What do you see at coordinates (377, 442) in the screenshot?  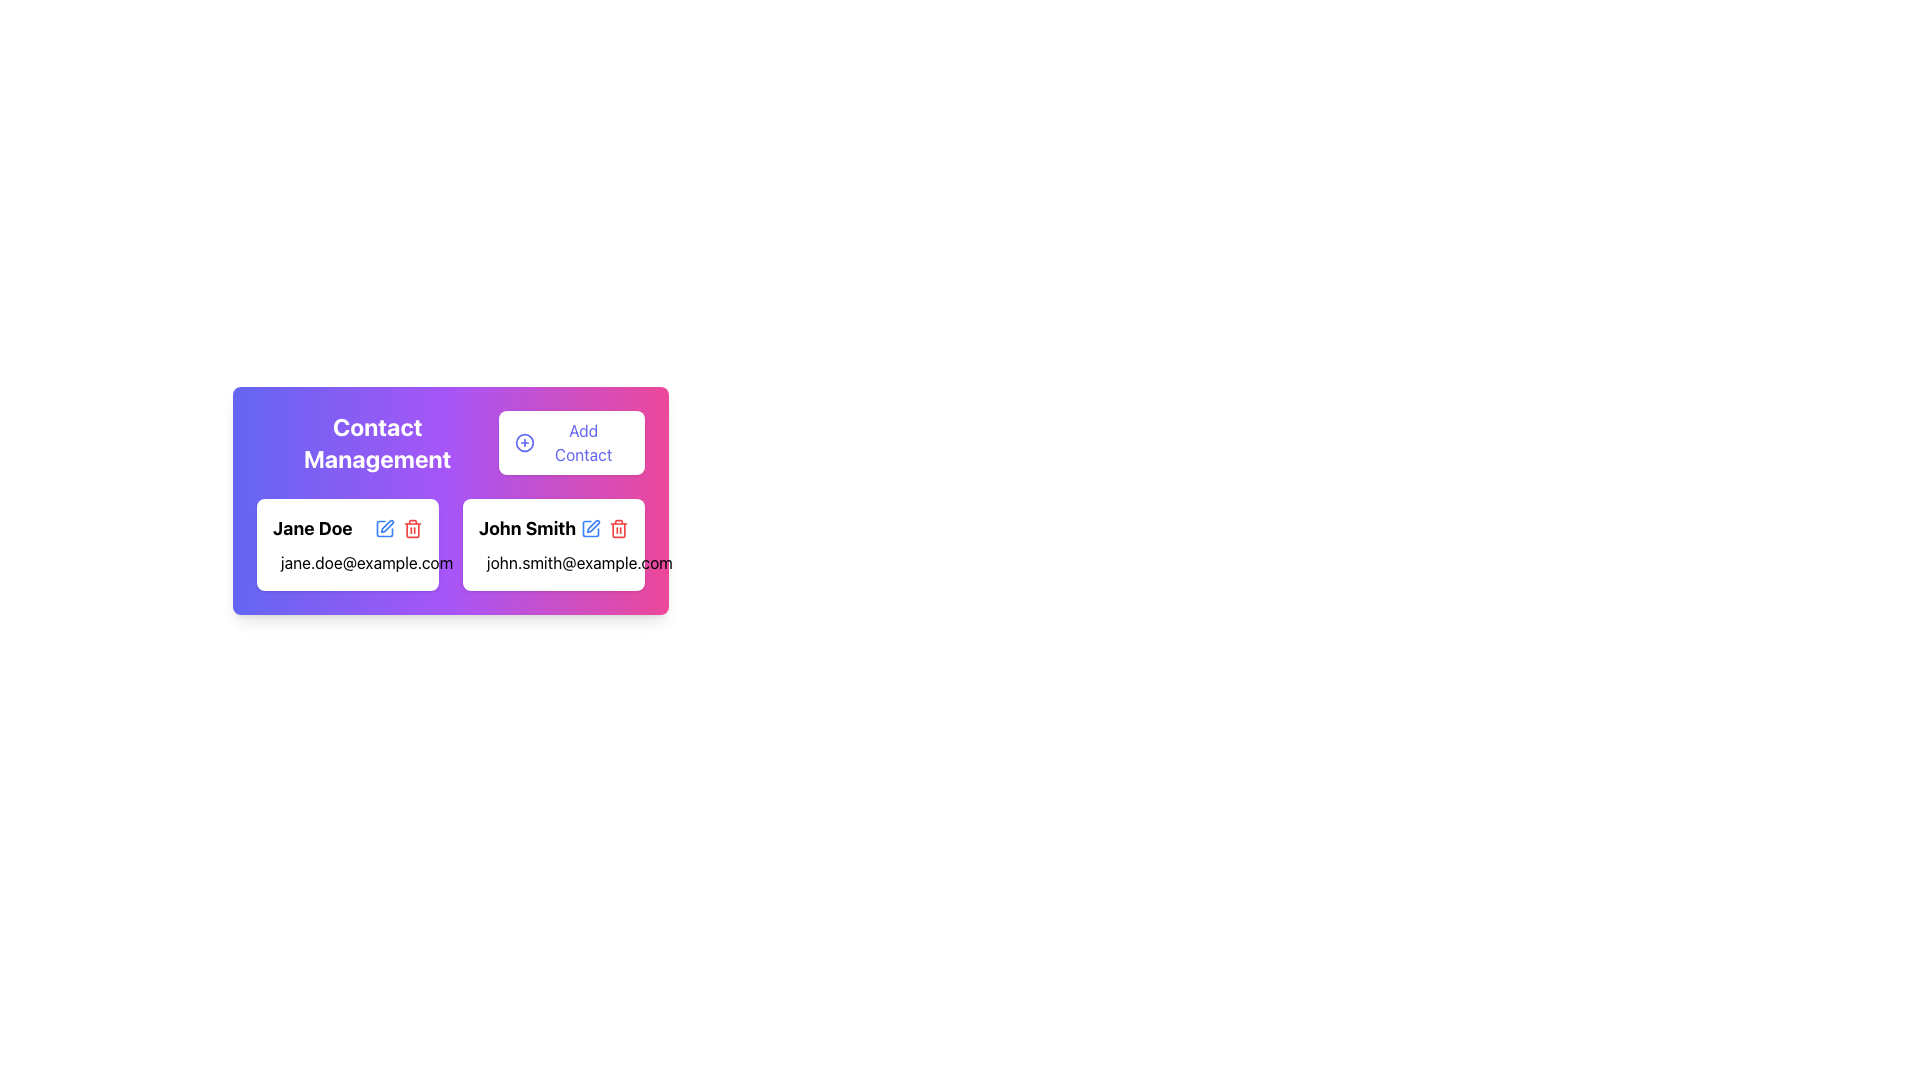 I see `the heading text label 'Contact Management' which is styled in bold and large font, centrally aligned against a gradient background transitioning from blue to pink` at bounding box center [377, 442].